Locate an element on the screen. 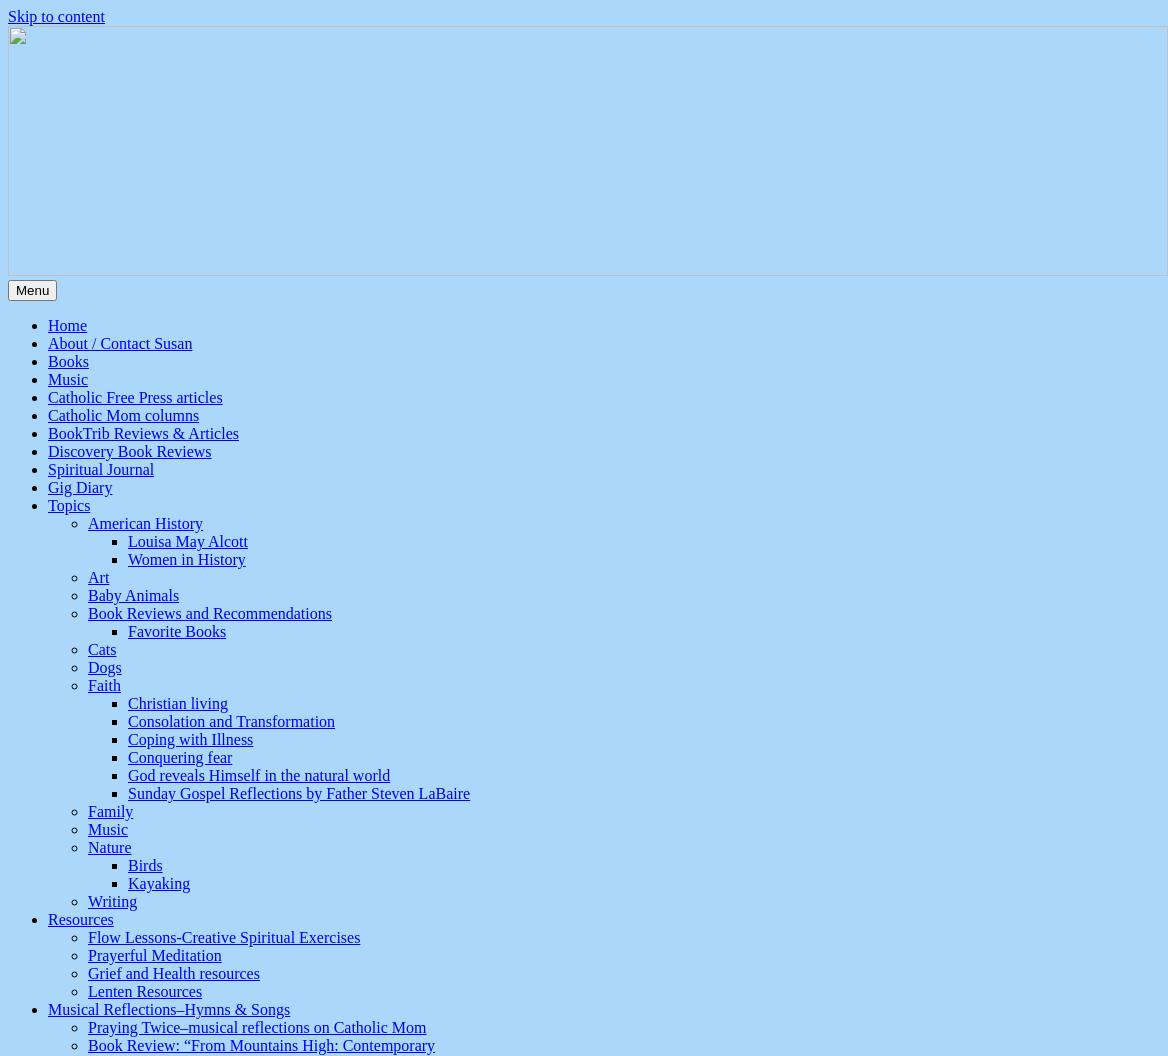  'American History' is located at coordinates (144, 522).